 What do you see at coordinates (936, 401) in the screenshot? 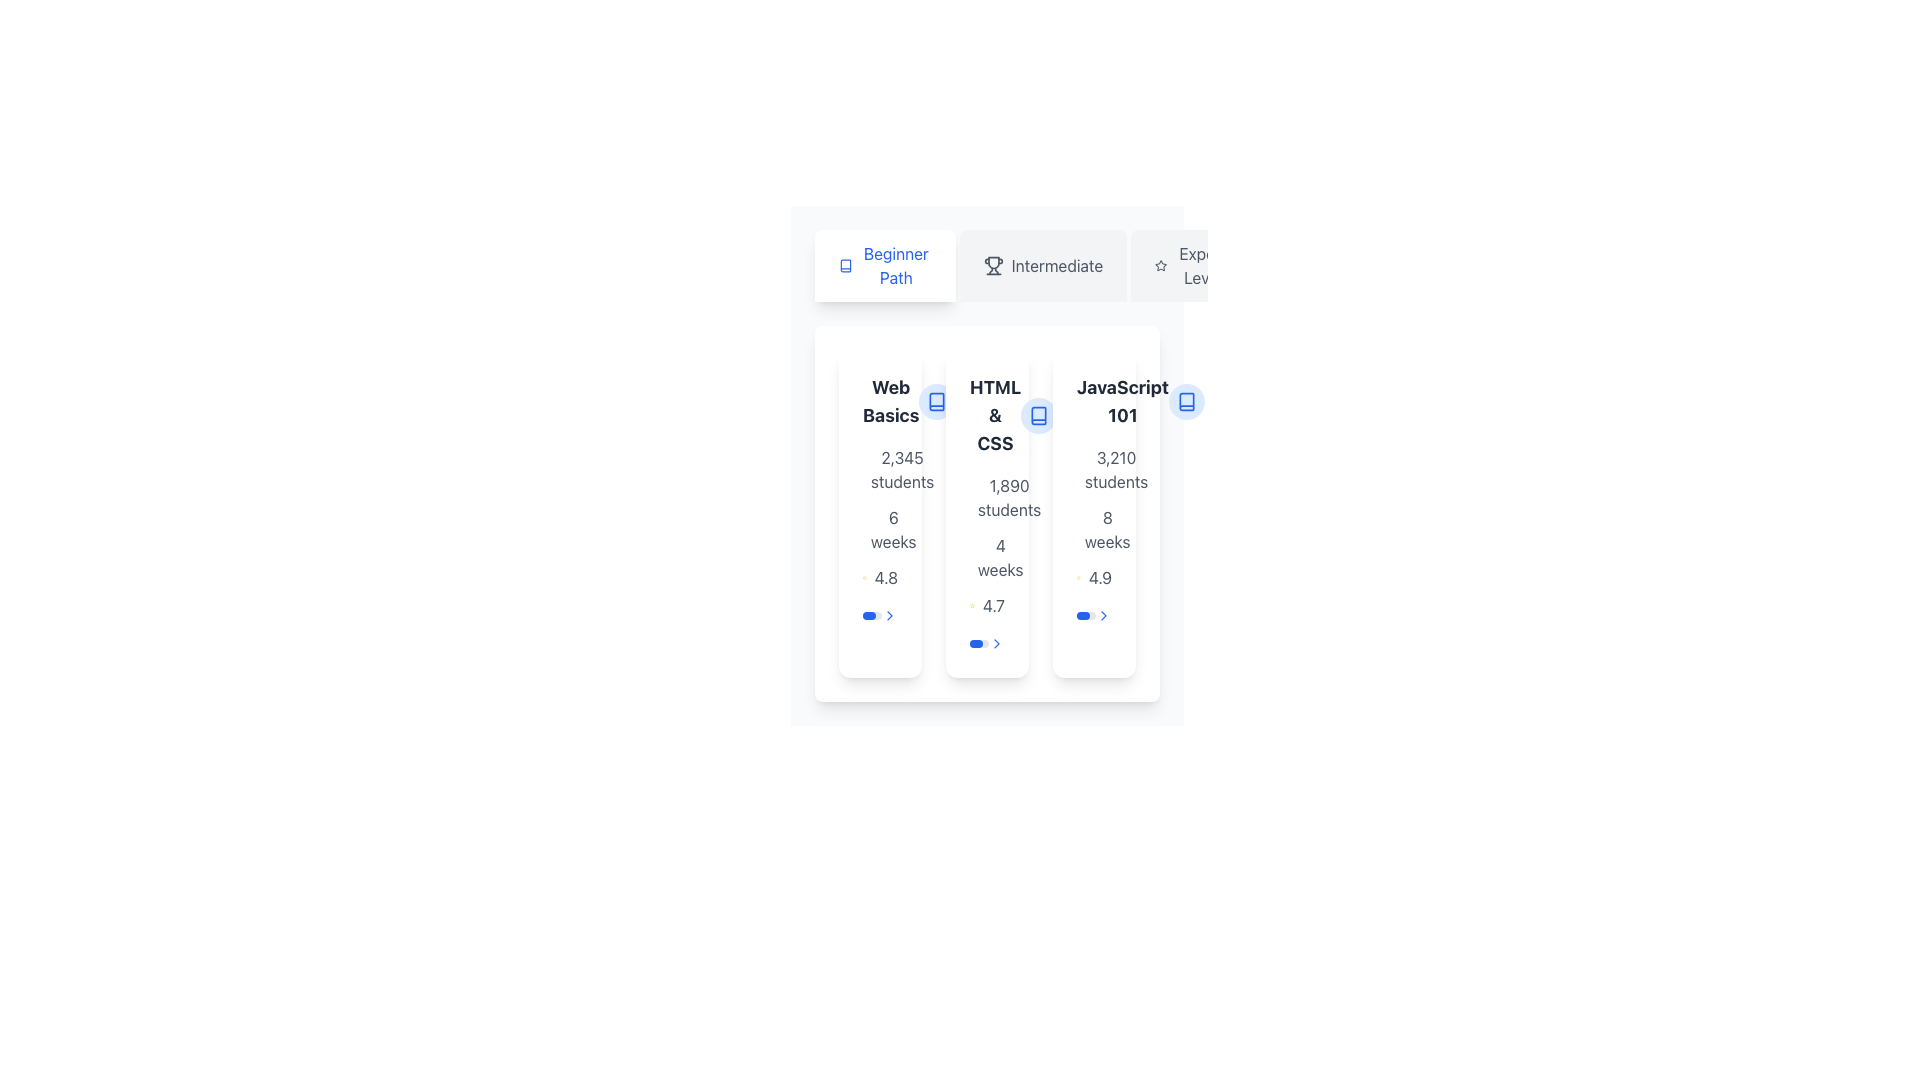
I see `the blue book icon located in the top-left corner of the 'HTML & CSS' card` at bounding box center [936, 401].